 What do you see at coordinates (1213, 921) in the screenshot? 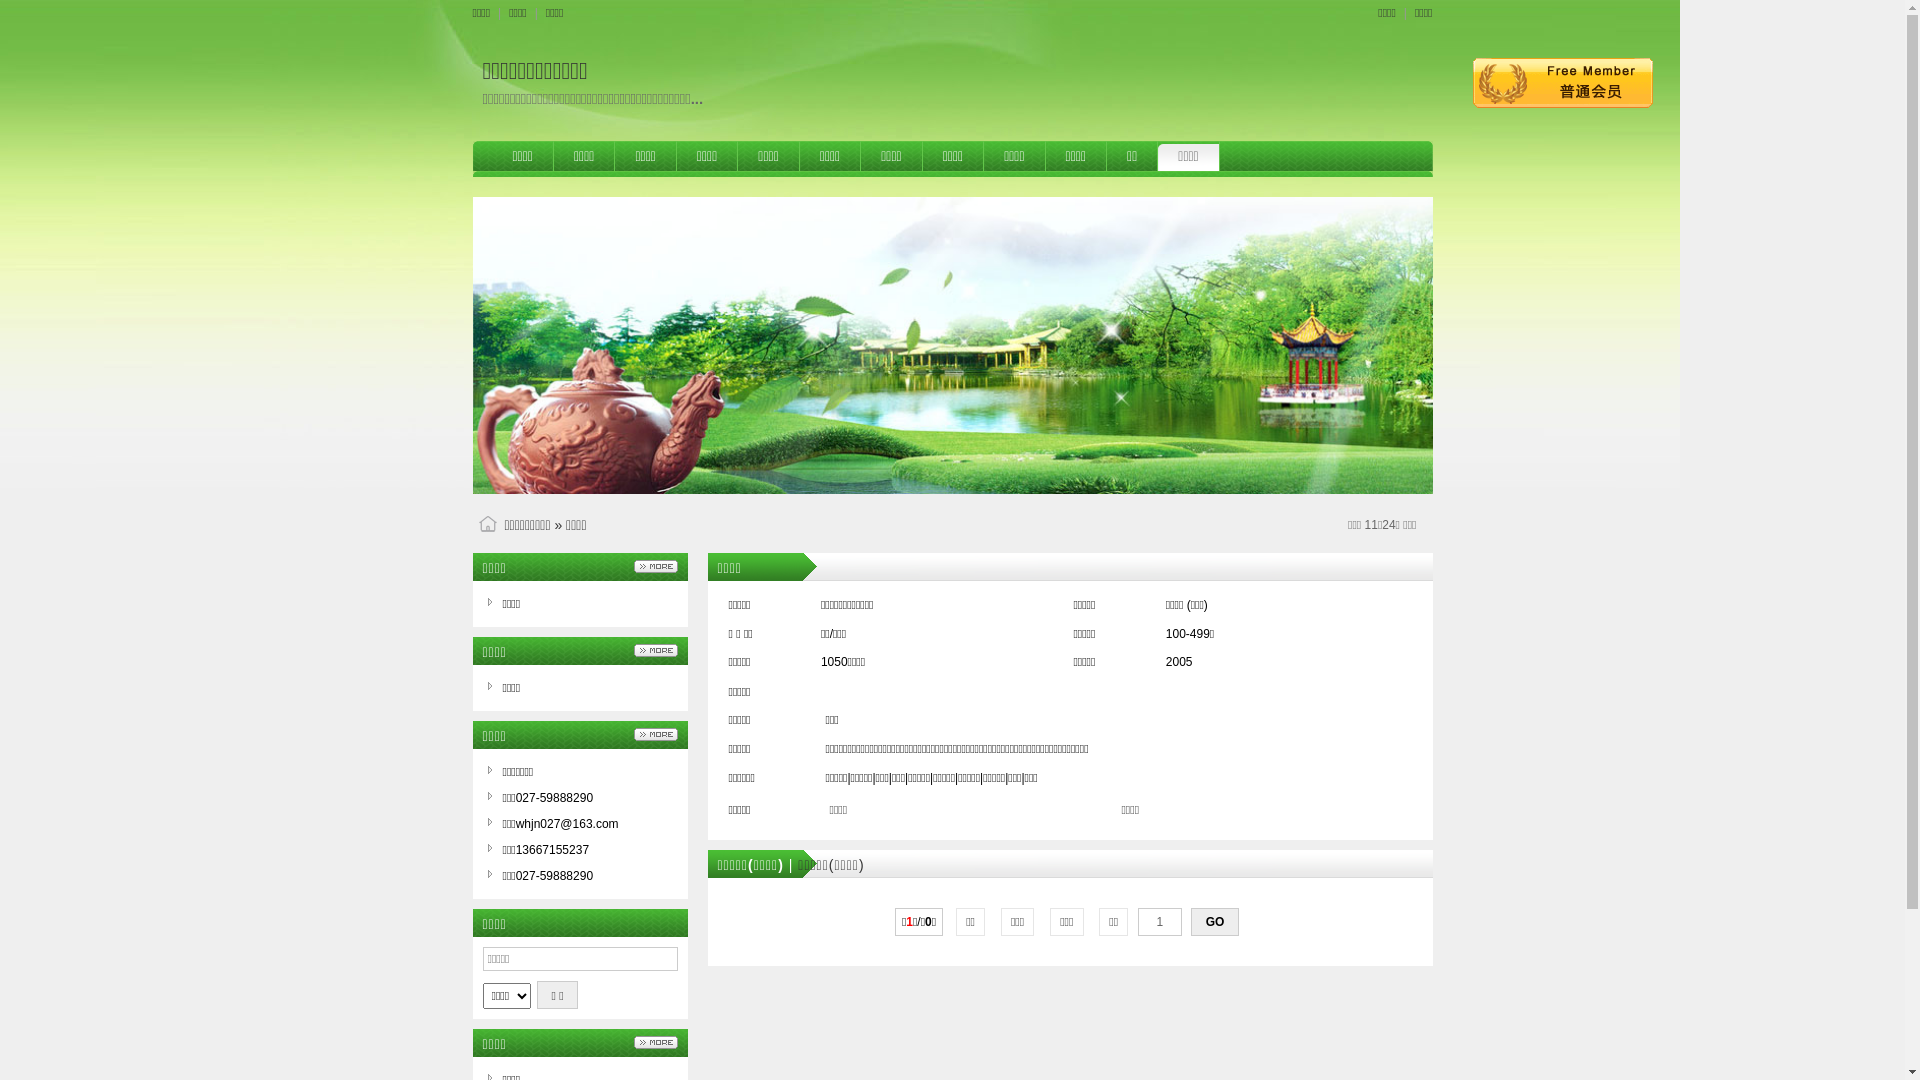
I see `'GO'` at bounding box center [1213, 921].